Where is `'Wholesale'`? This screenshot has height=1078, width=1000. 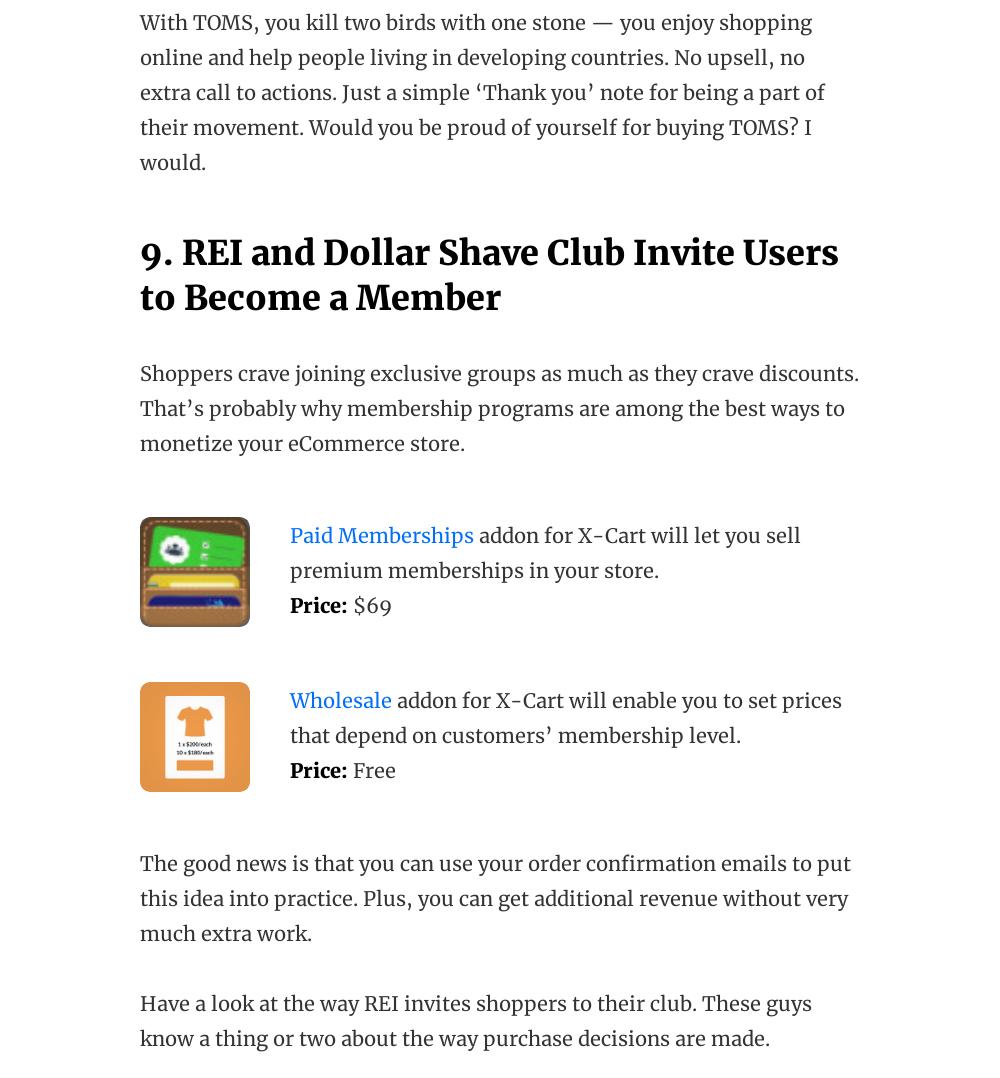 'Wholesale' is located at coordinates (340, 699).